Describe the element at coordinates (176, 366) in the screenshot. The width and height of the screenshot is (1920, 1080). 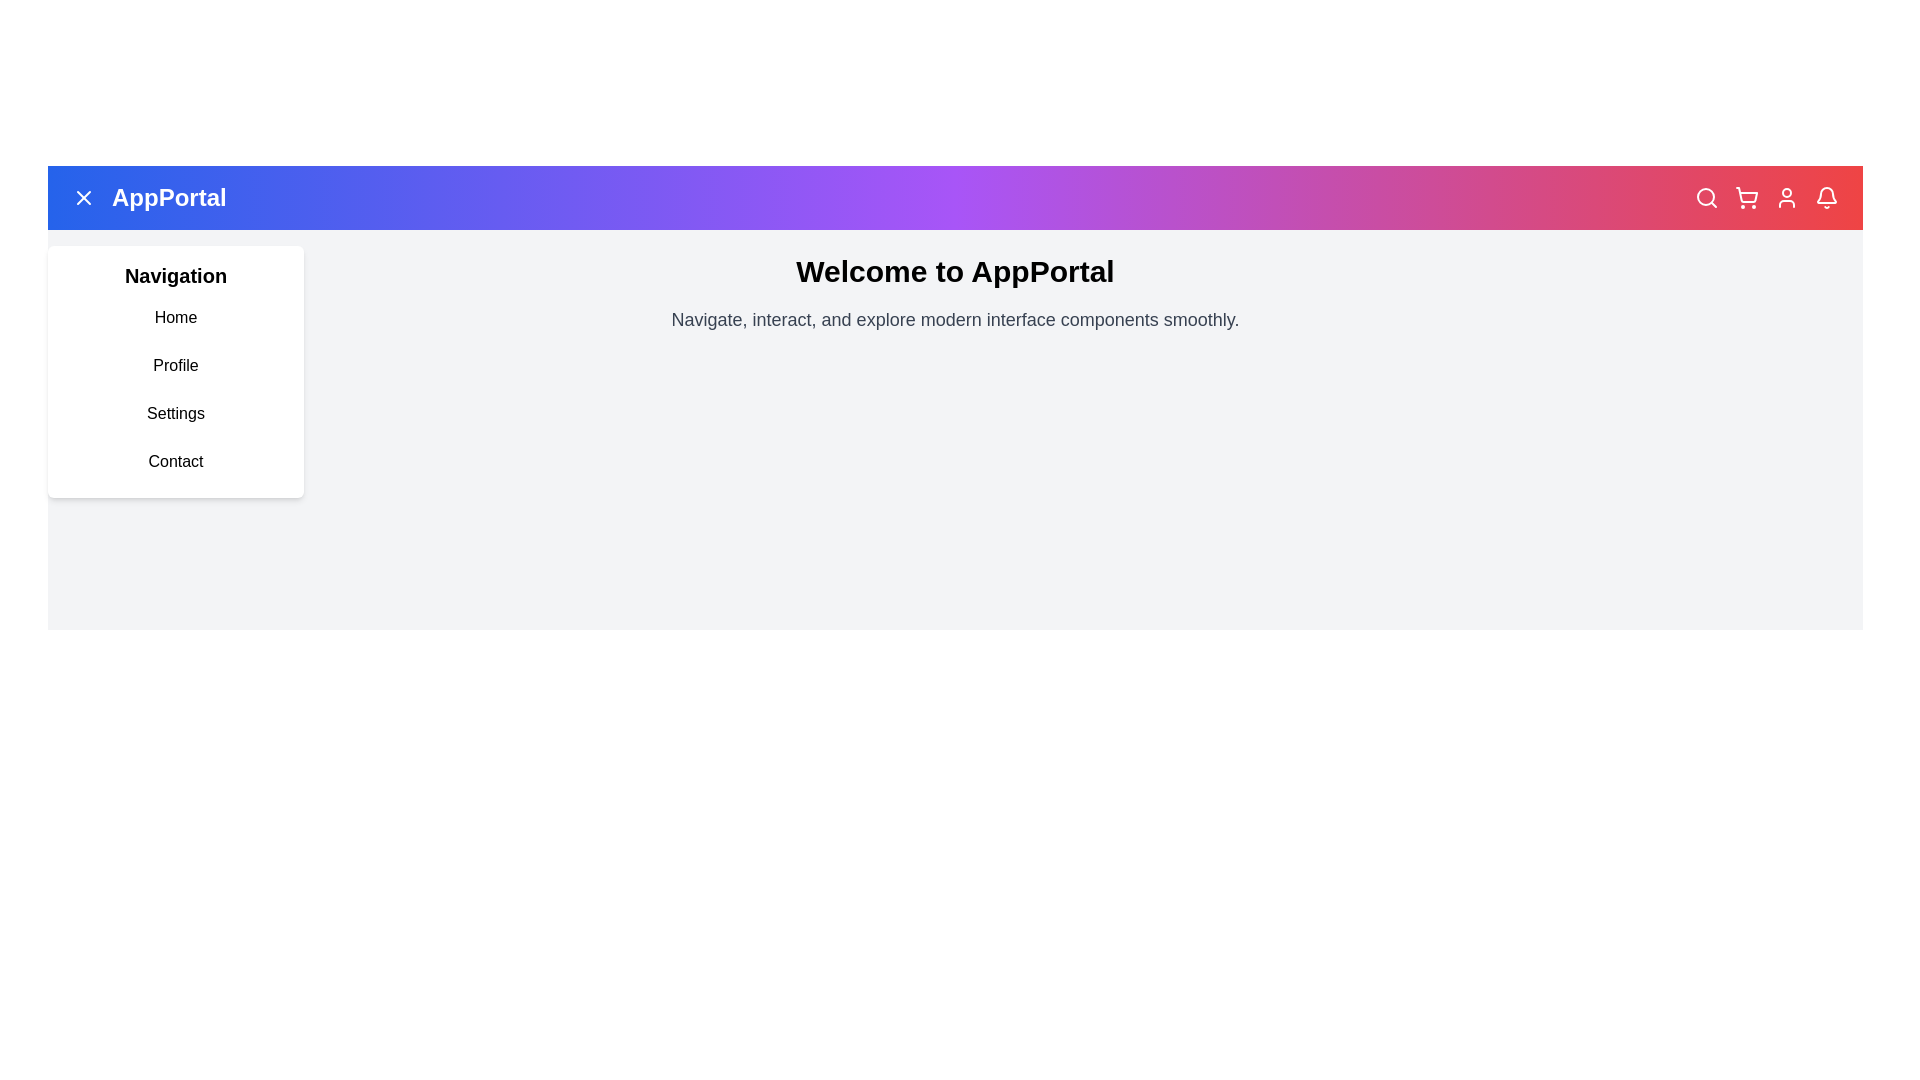
I see `the 'Profile' button located in the sidebar menu` at that location.